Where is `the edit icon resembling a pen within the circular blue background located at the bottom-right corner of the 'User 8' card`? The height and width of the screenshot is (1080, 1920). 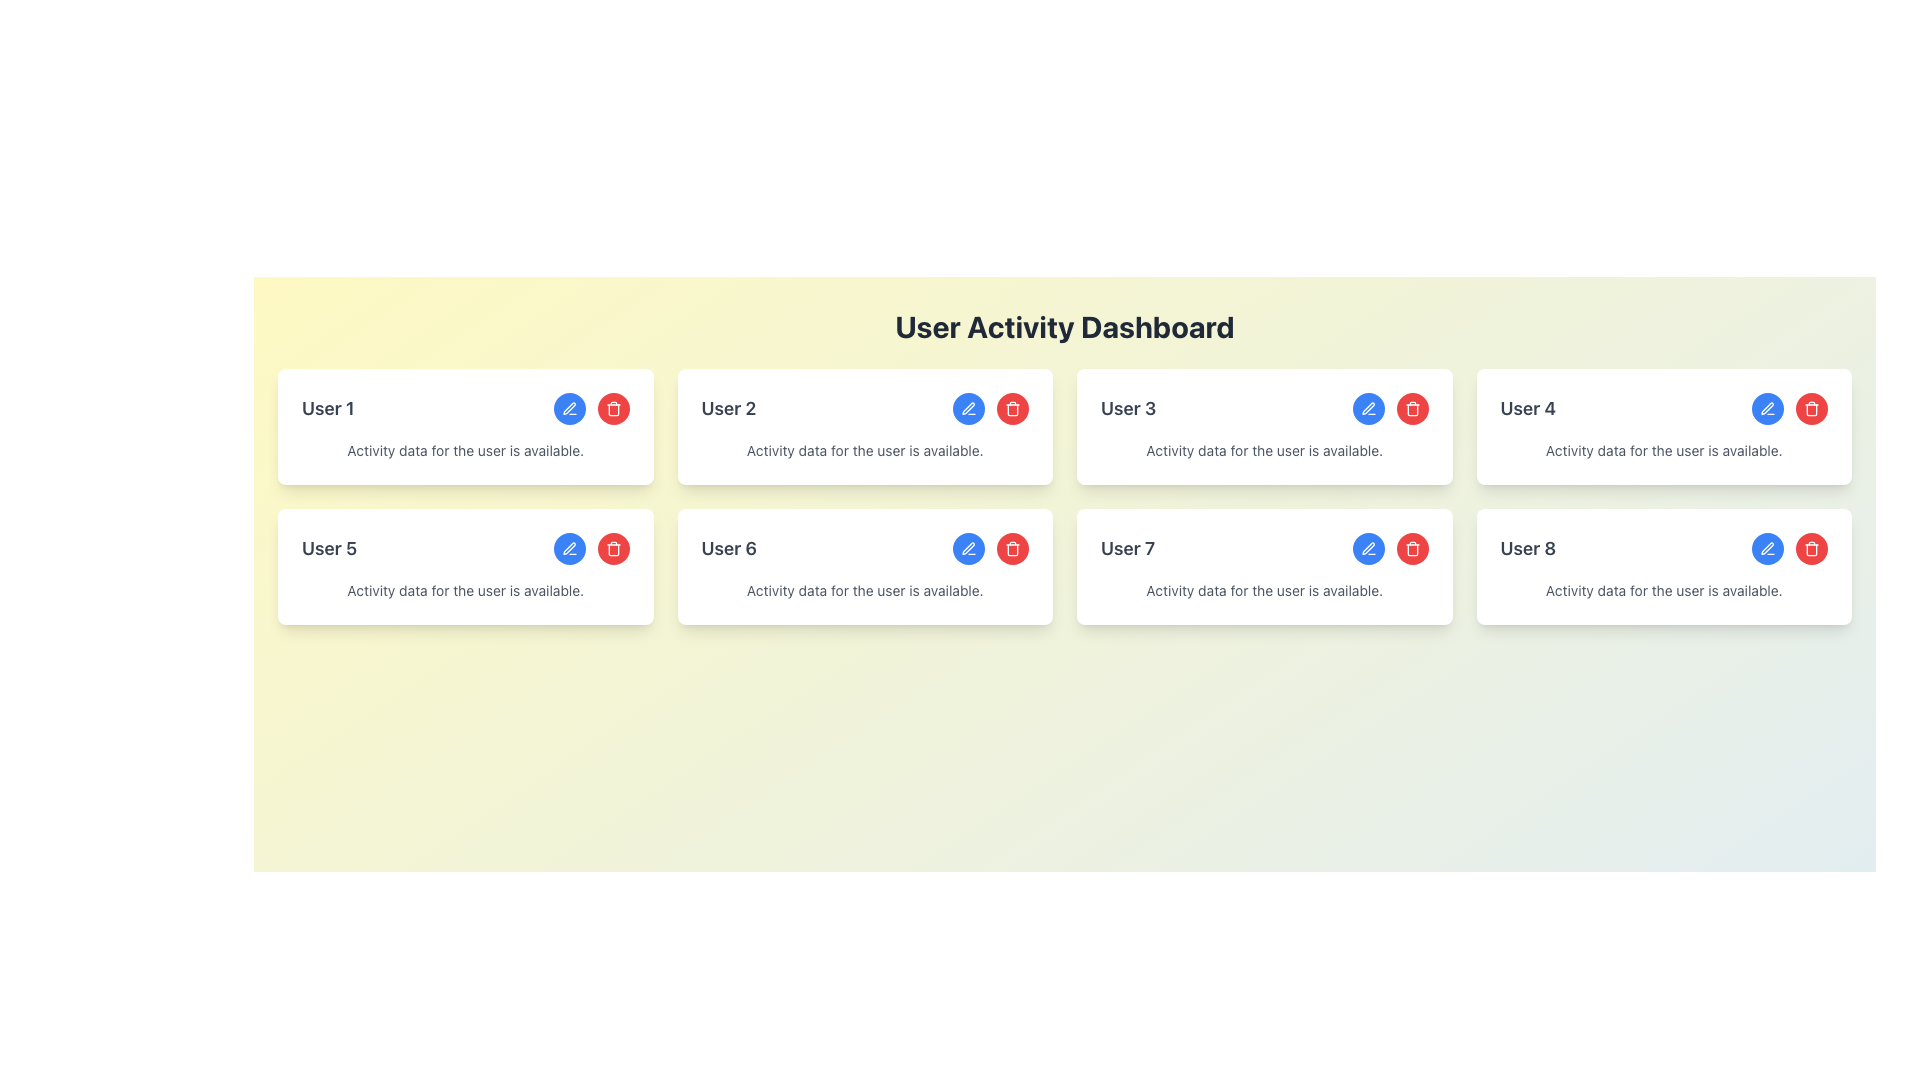
the edit icon resembling a pen within the circular blue background located at the bottom-right corner of the 'User 8' card is located at coordinates (1767, 548).